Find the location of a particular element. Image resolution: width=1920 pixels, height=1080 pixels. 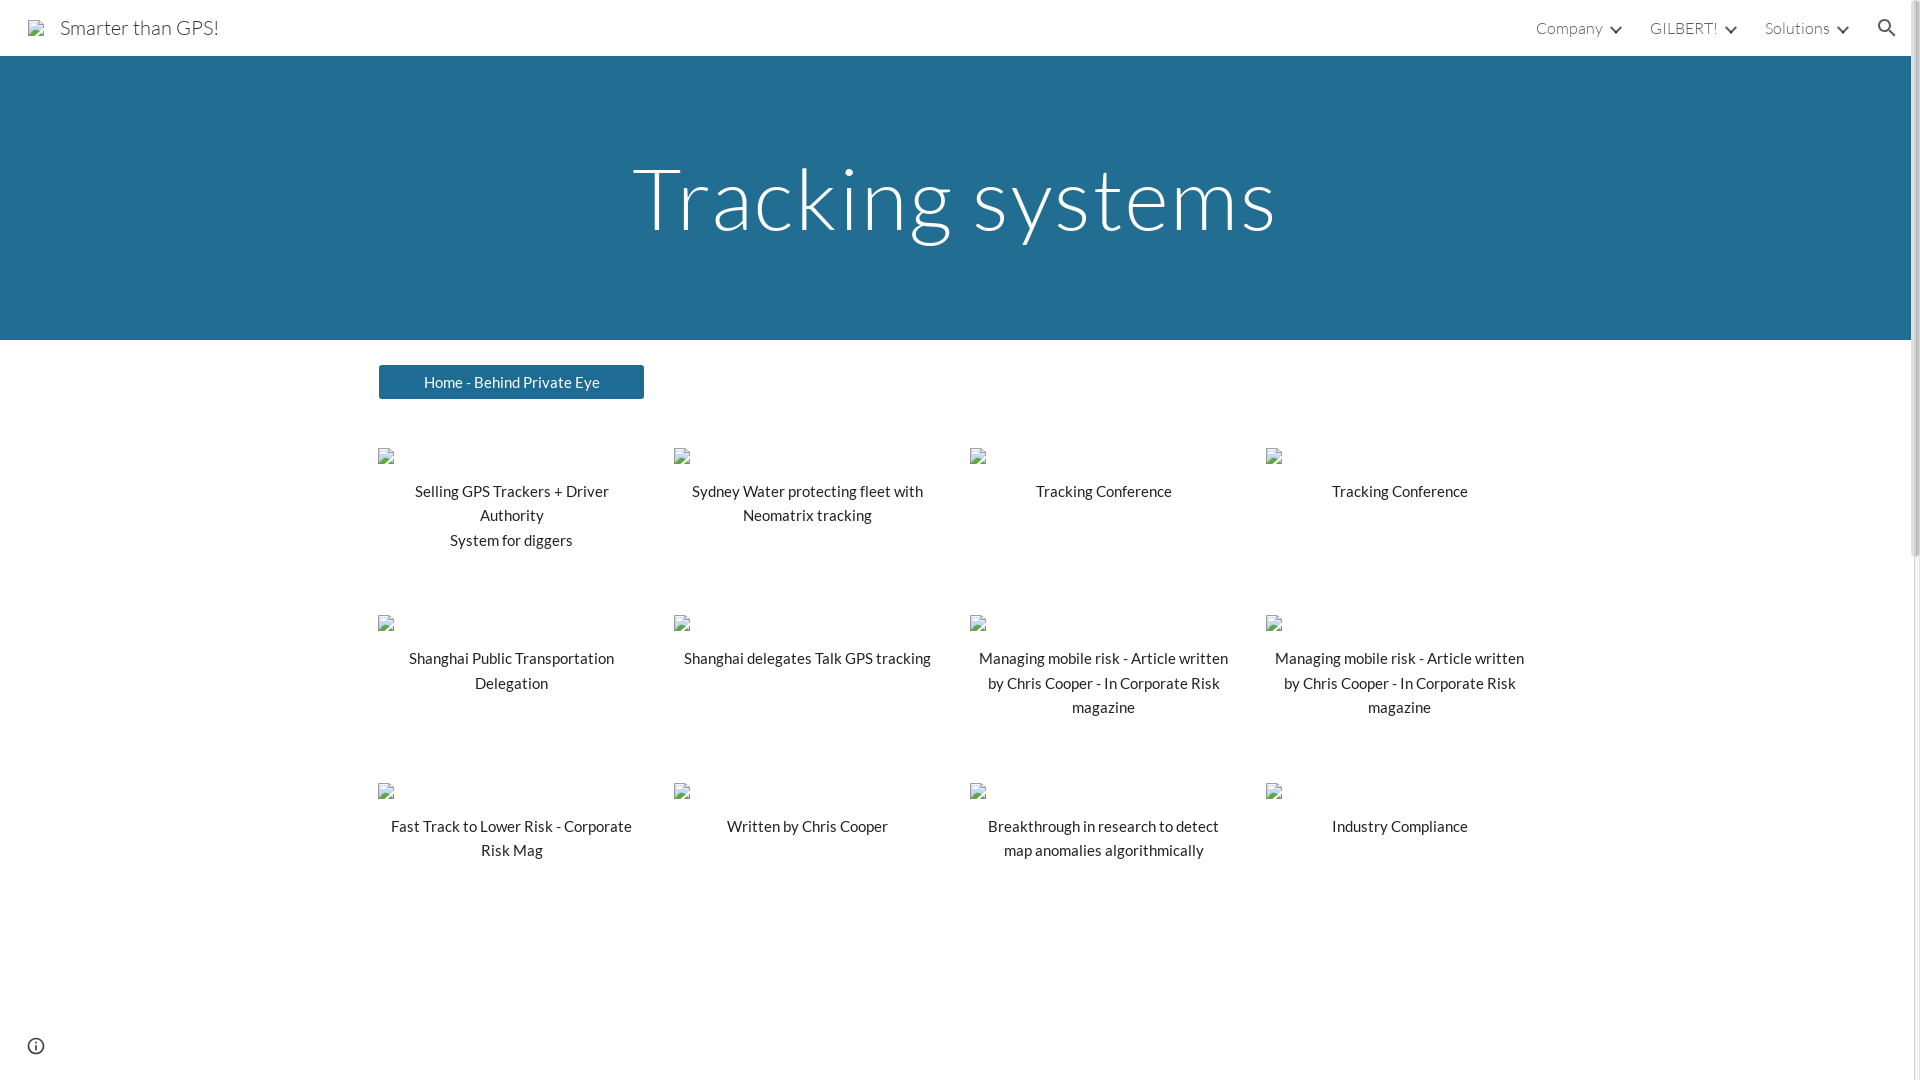

'Expand/Collapse' is located at coordinates (1614, 27).